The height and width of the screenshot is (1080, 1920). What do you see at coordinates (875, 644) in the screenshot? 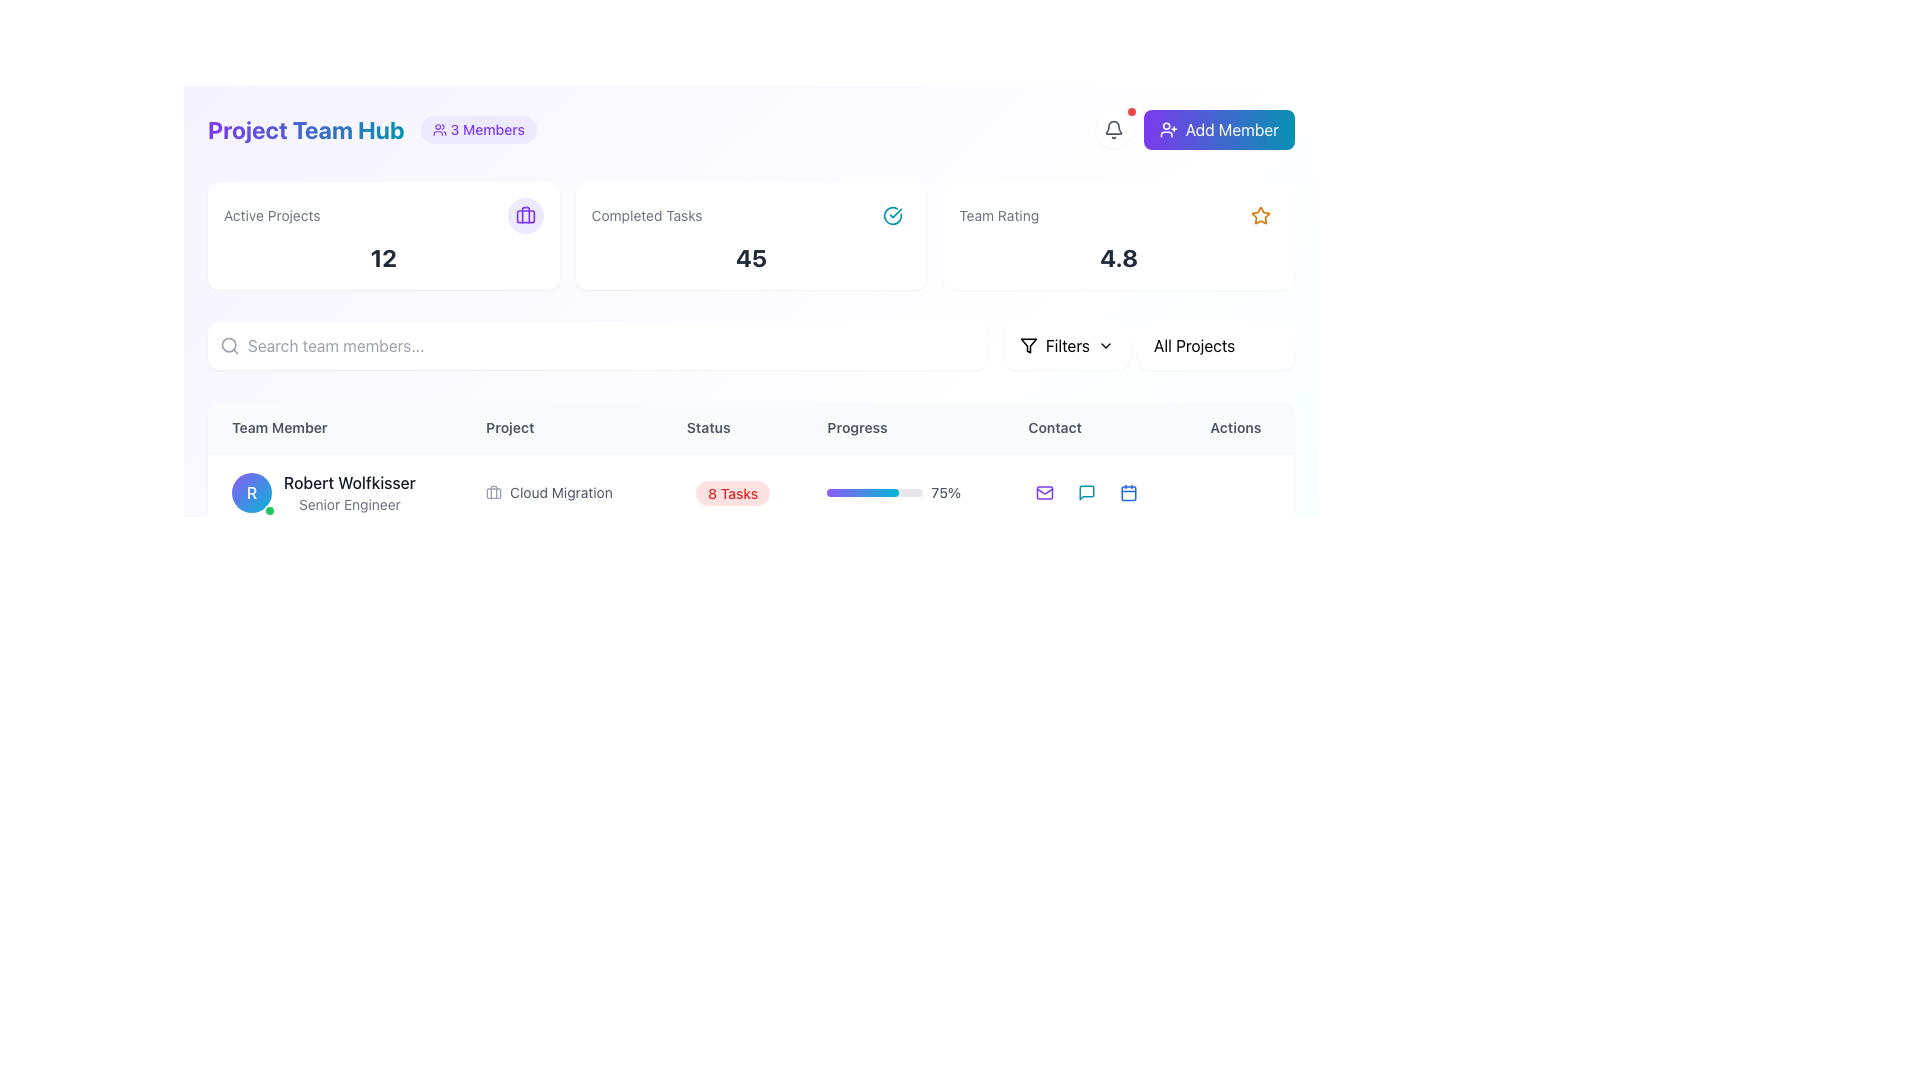
I see `the progress visually on the progress bar located in the 'Progress' column of the project management interface, associated with a team member's project information` at bounding box center [875, 644].